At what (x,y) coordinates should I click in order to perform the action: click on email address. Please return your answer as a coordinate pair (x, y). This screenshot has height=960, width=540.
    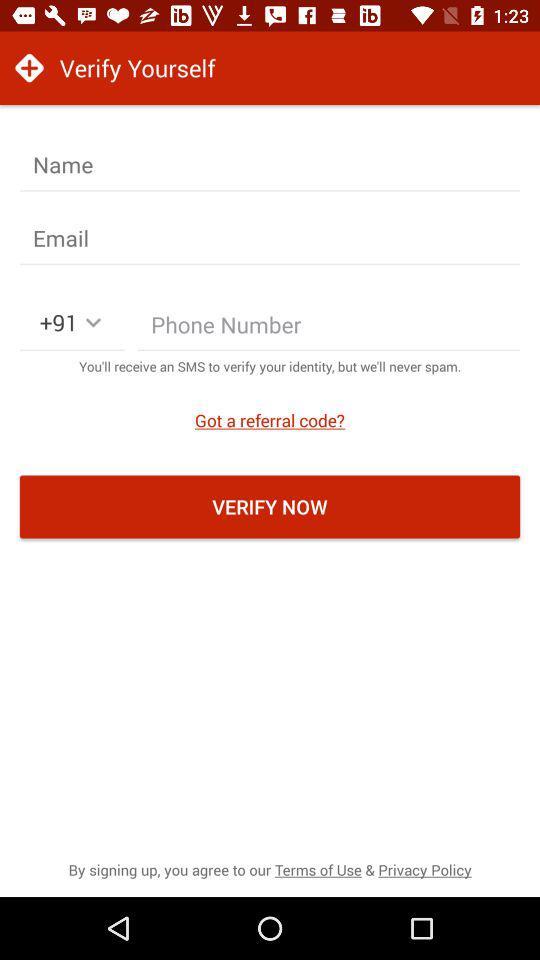
    Looking at the image, I should click on (270, 238).